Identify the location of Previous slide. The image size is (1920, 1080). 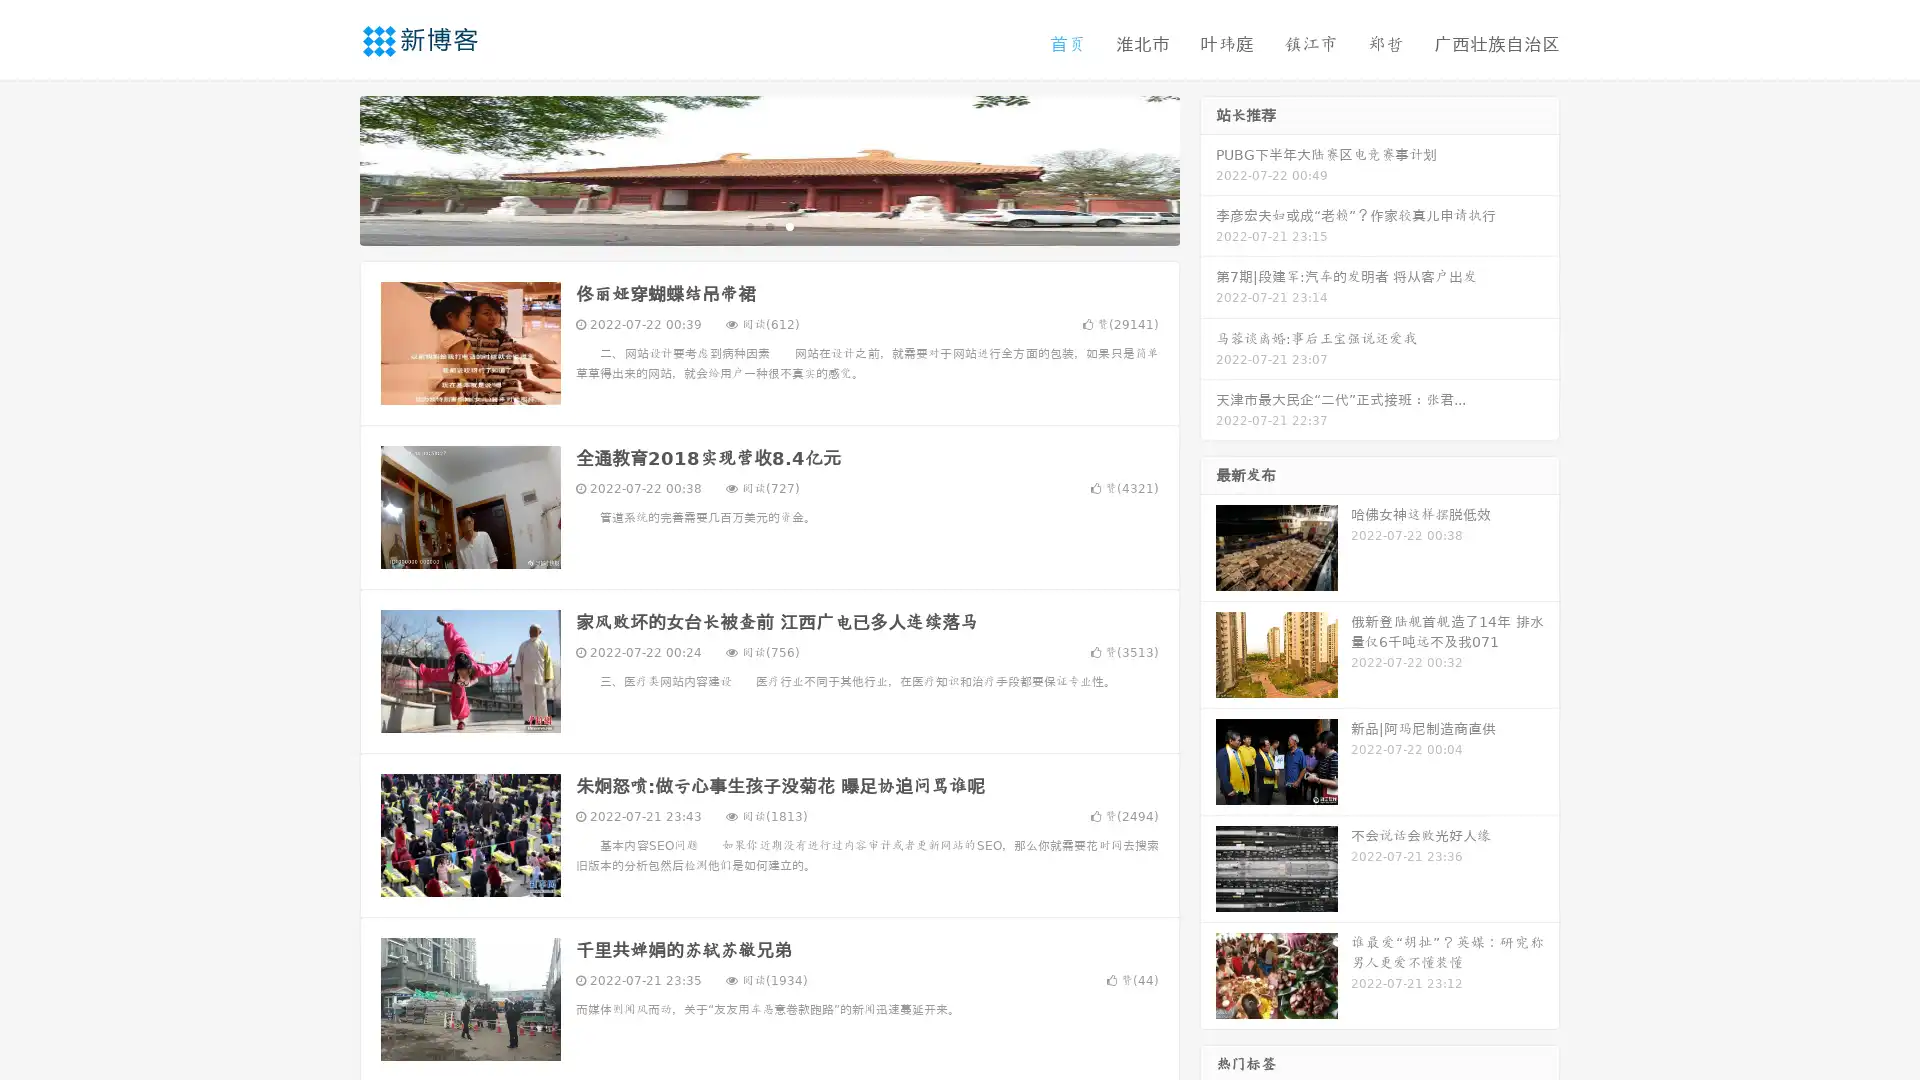
(330, 168).